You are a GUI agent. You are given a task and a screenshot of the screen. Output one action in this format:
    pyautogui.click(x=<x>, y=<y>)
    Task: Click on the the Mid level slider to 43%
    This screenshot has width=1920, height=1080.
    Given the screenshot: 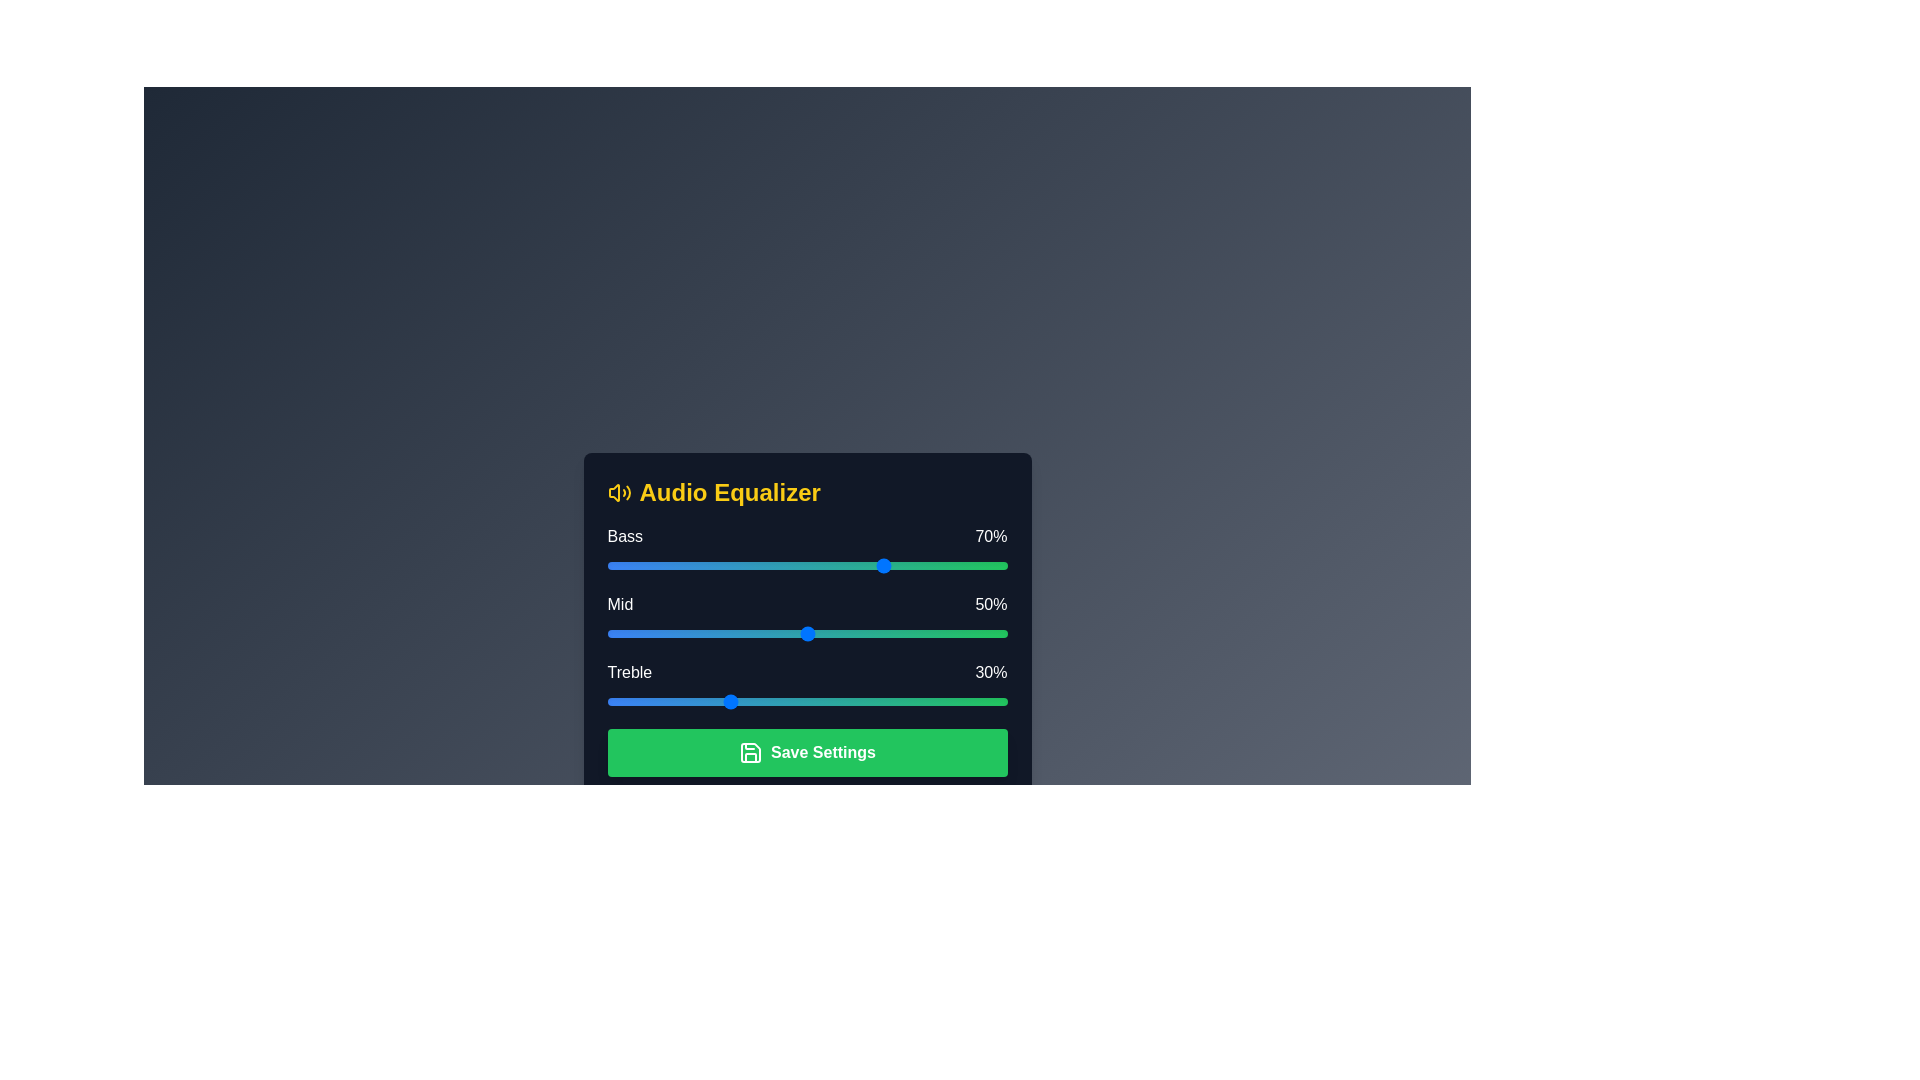 What is the action you would take?
    pyautogui.click(x=778, y=633)
    